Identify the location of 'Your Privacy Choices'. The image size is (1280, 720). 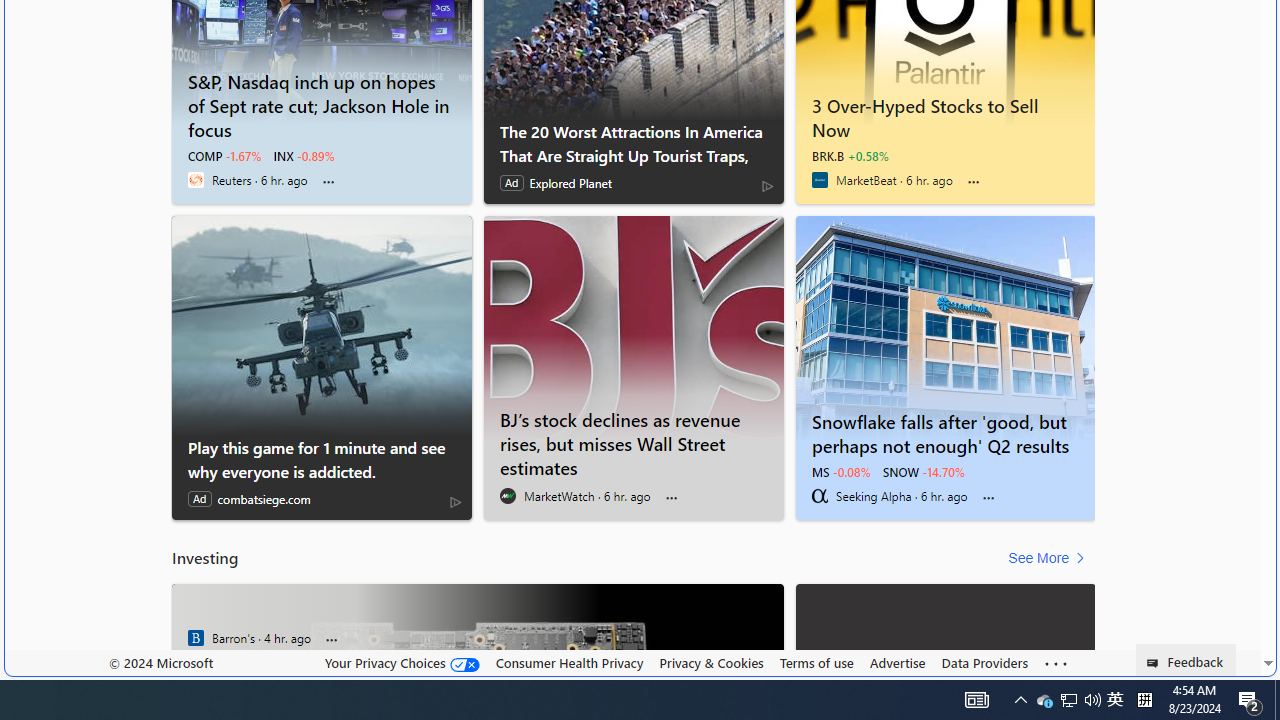
(400, 663).